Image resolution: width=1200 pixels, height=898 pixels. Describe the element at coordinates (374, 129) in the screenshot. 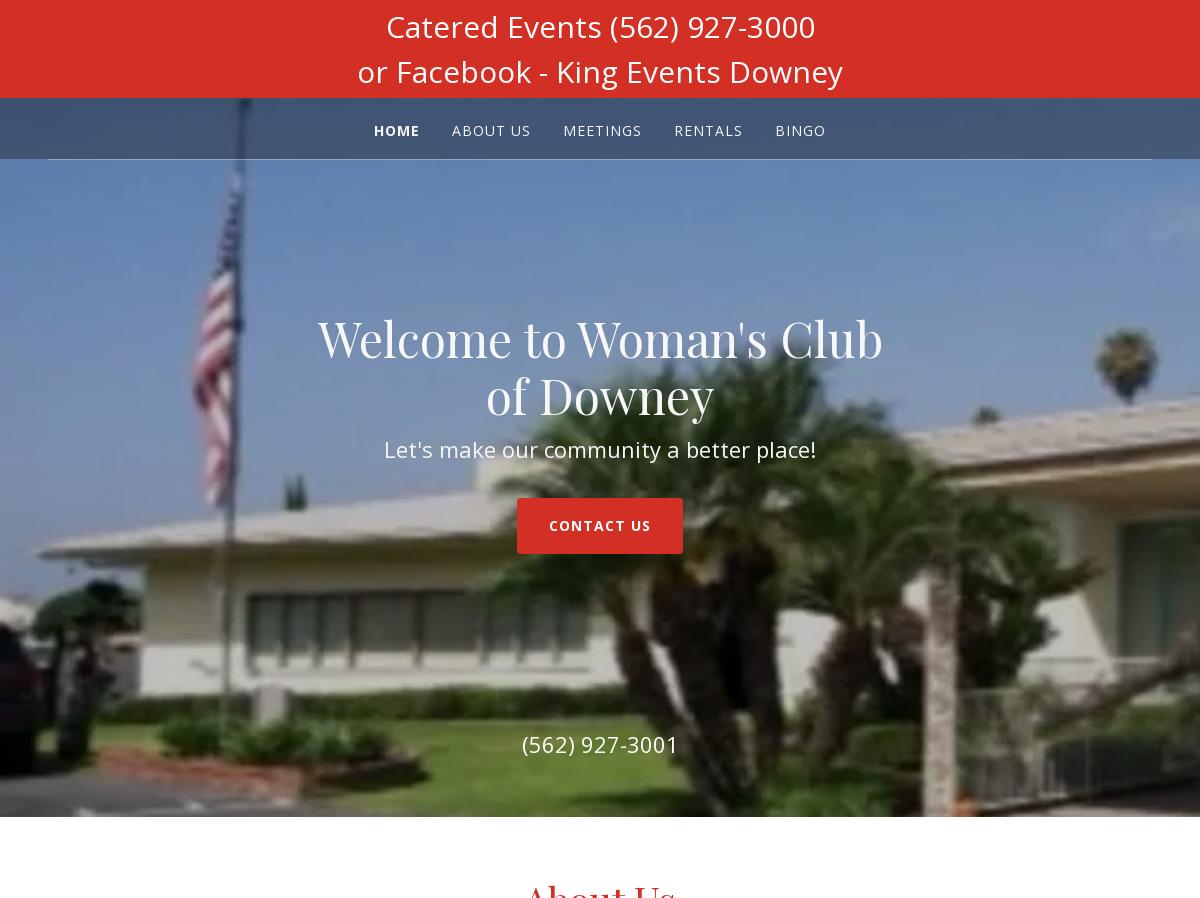

I see `'Home'` at that location.